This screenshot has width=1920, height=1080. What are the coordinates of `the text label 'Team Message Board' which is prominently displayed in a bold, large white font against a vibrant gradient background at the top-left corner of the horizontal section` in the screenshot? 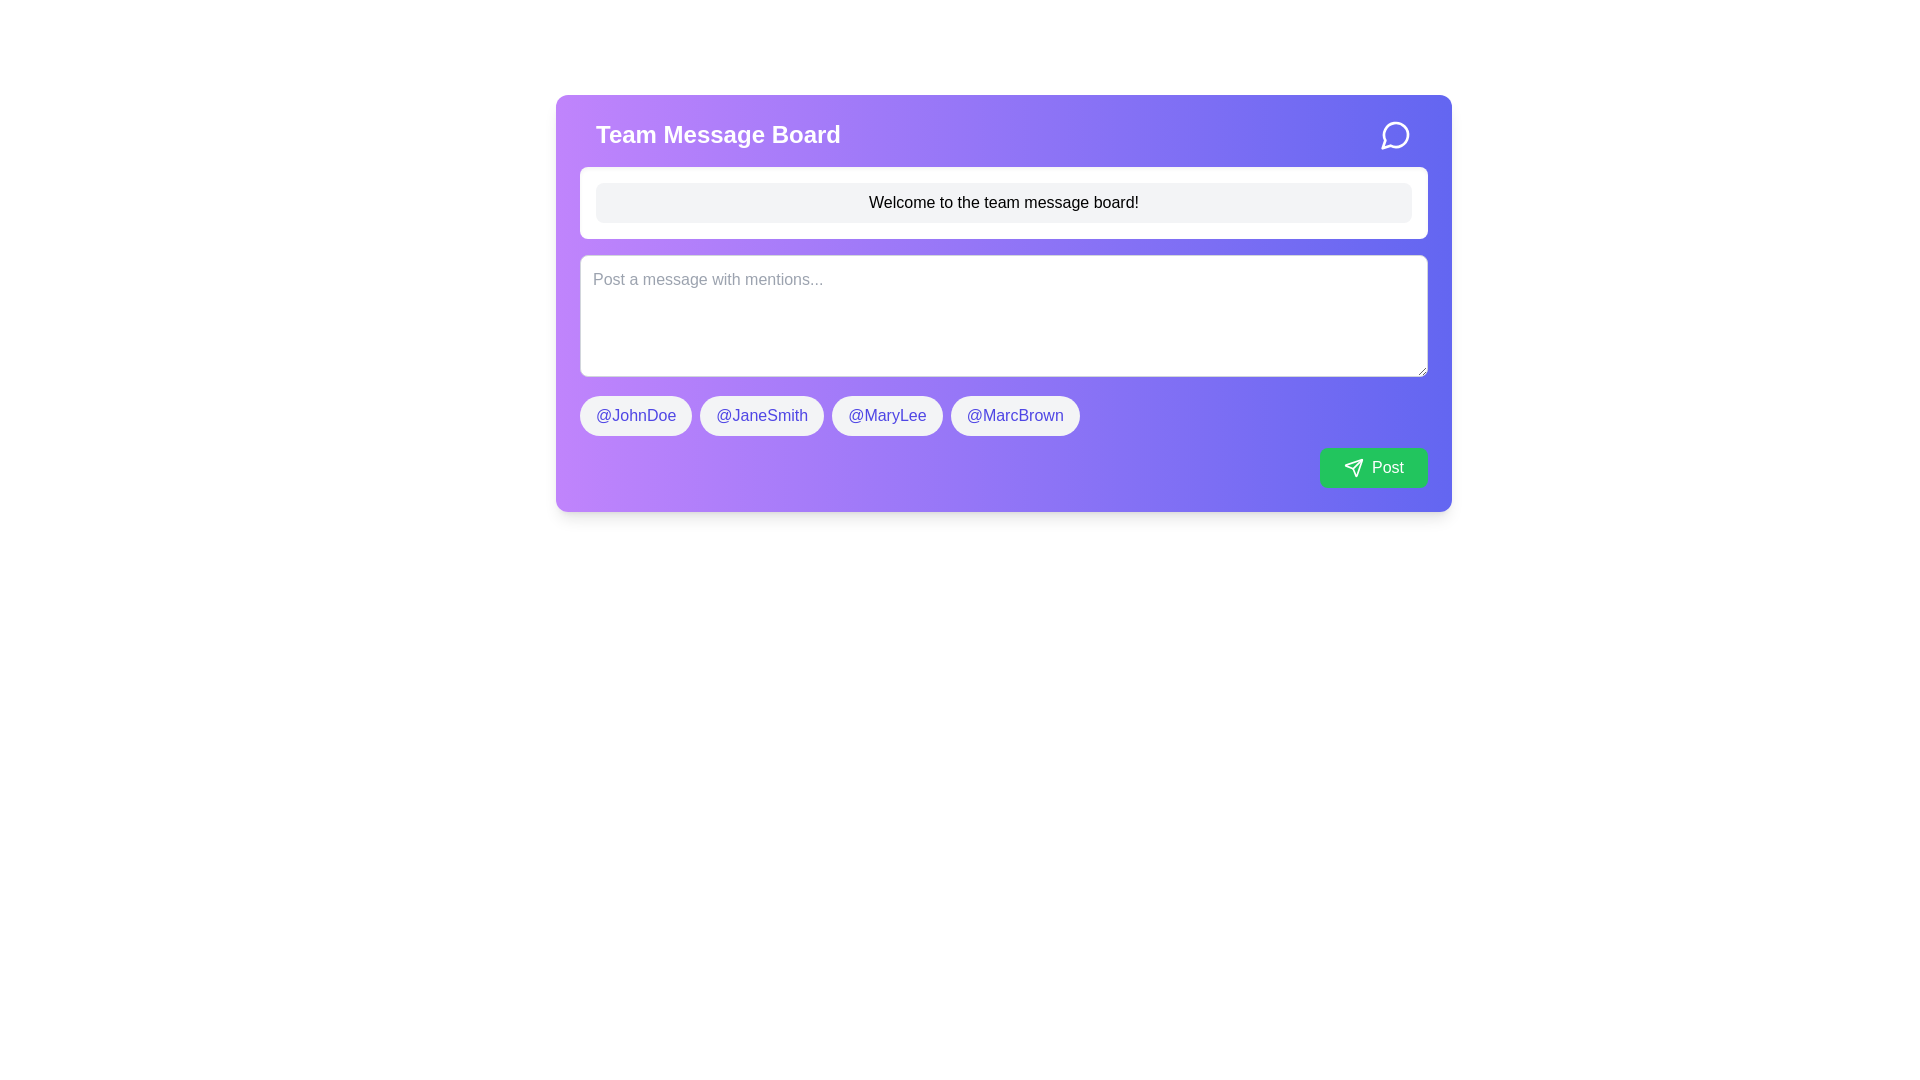 It's located at (718, 135).